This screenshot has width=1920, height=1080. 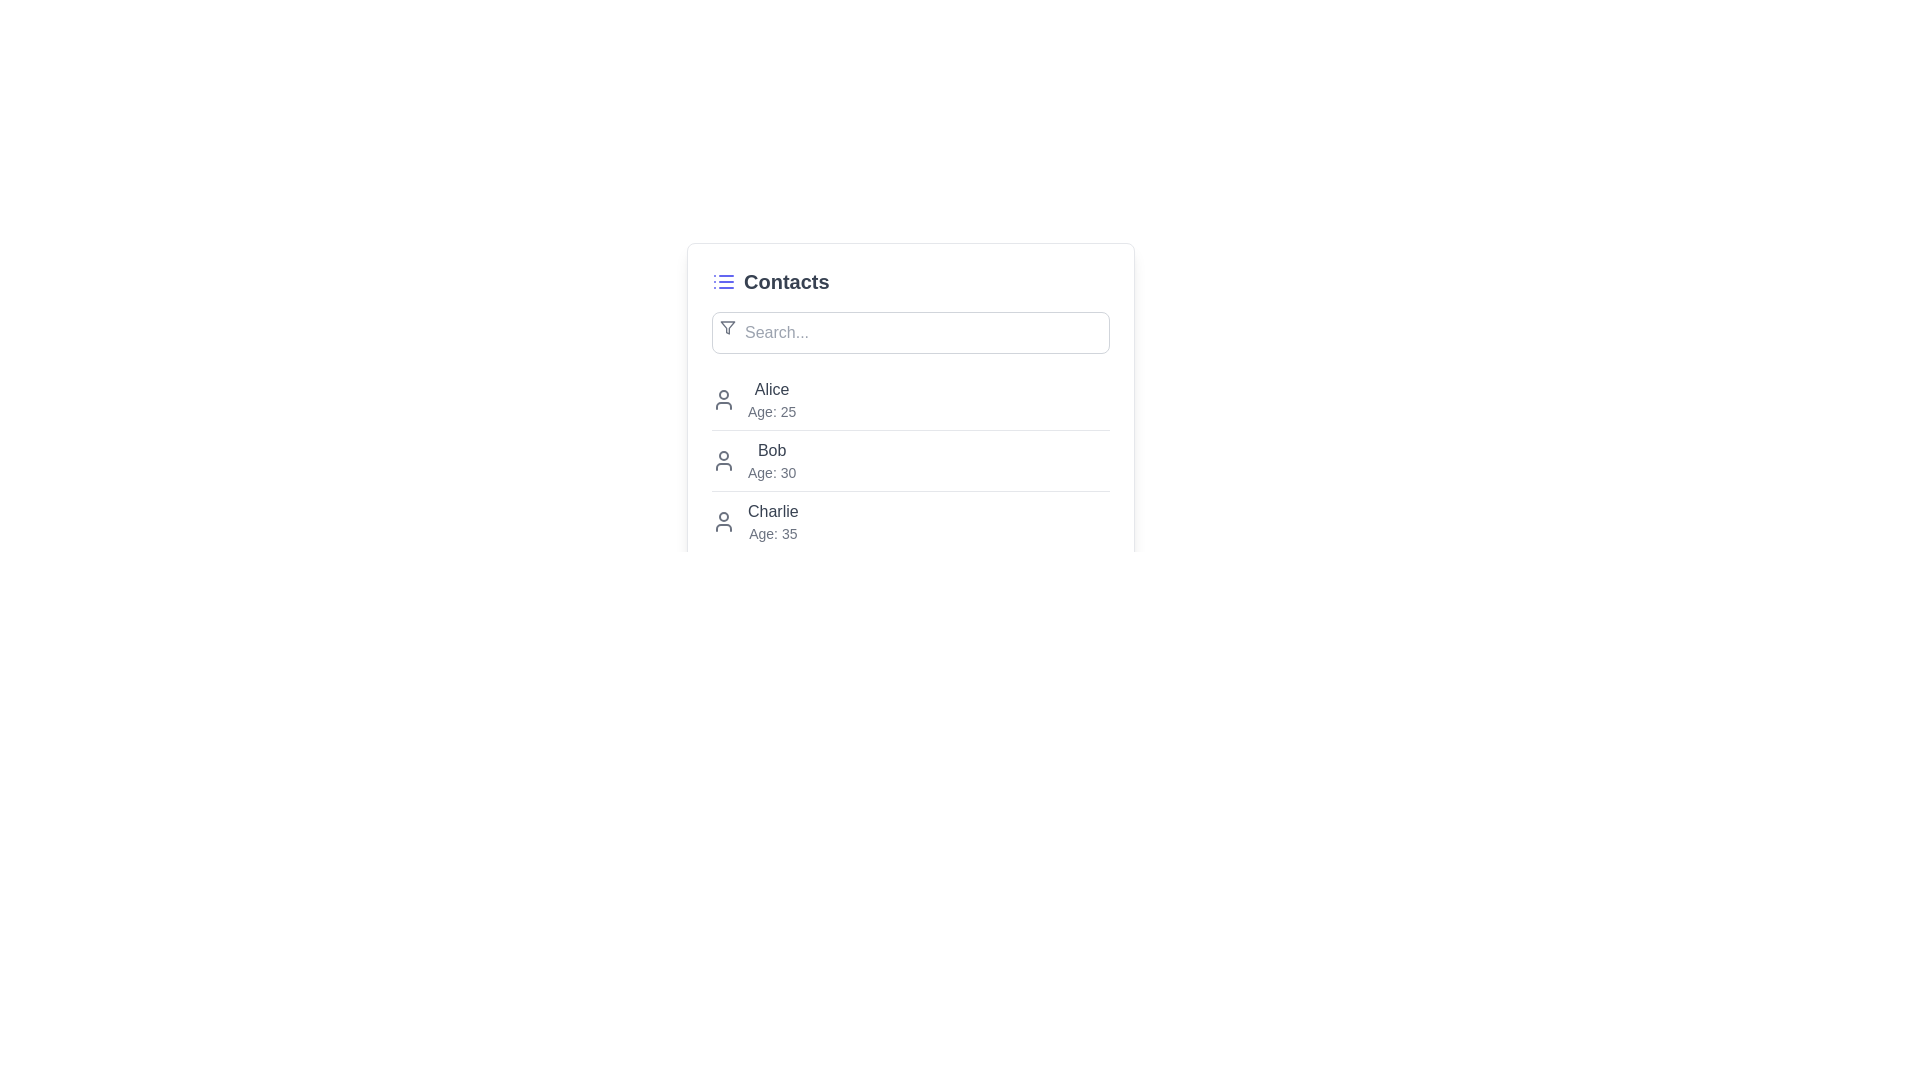 What do you see at coordinates (910, 461) in the screenshot?
I see `the second item in the vertical list of contact entries displaying a person's name and age in the 'Contacts' section` at bounding box center [910, 461].